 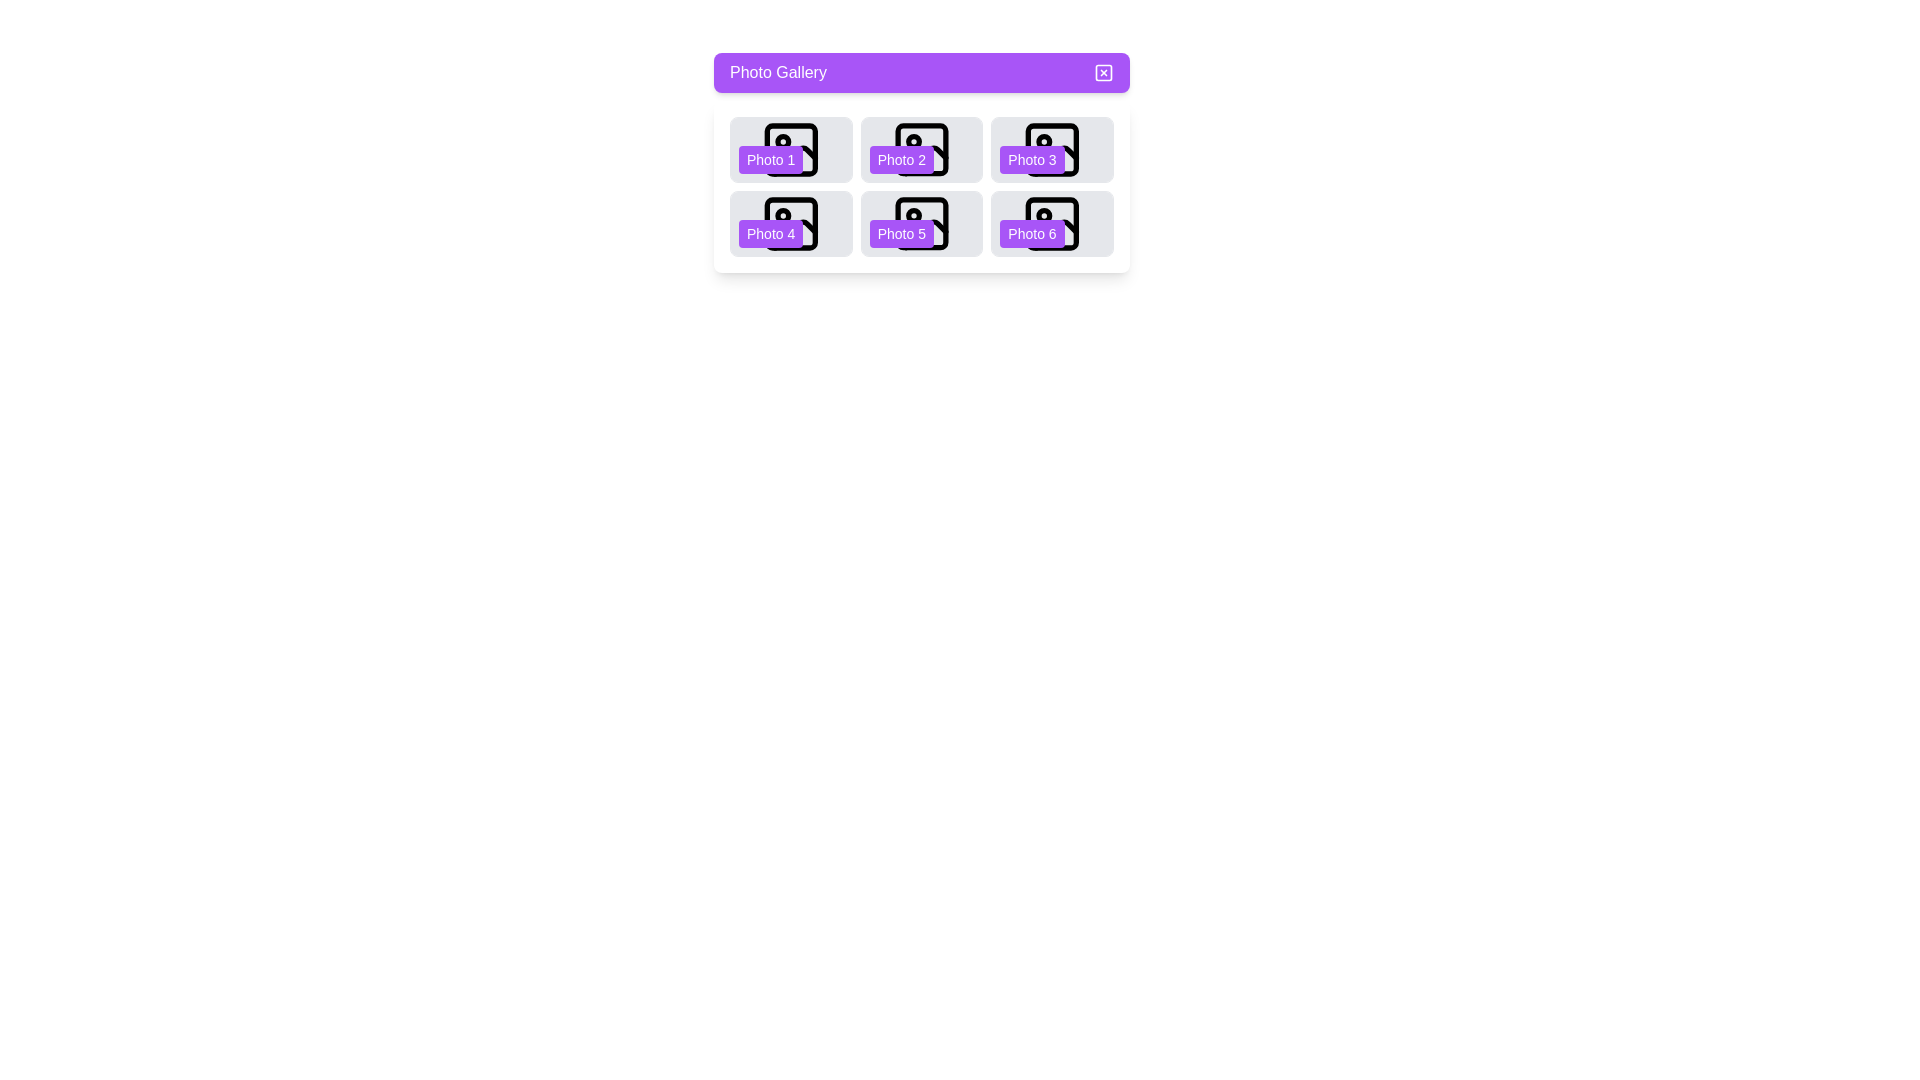 What do you see at coordinates (920, 149) in the screenshot?
I see `the photo labeled with the number 2` at bounding box center [920, 149].